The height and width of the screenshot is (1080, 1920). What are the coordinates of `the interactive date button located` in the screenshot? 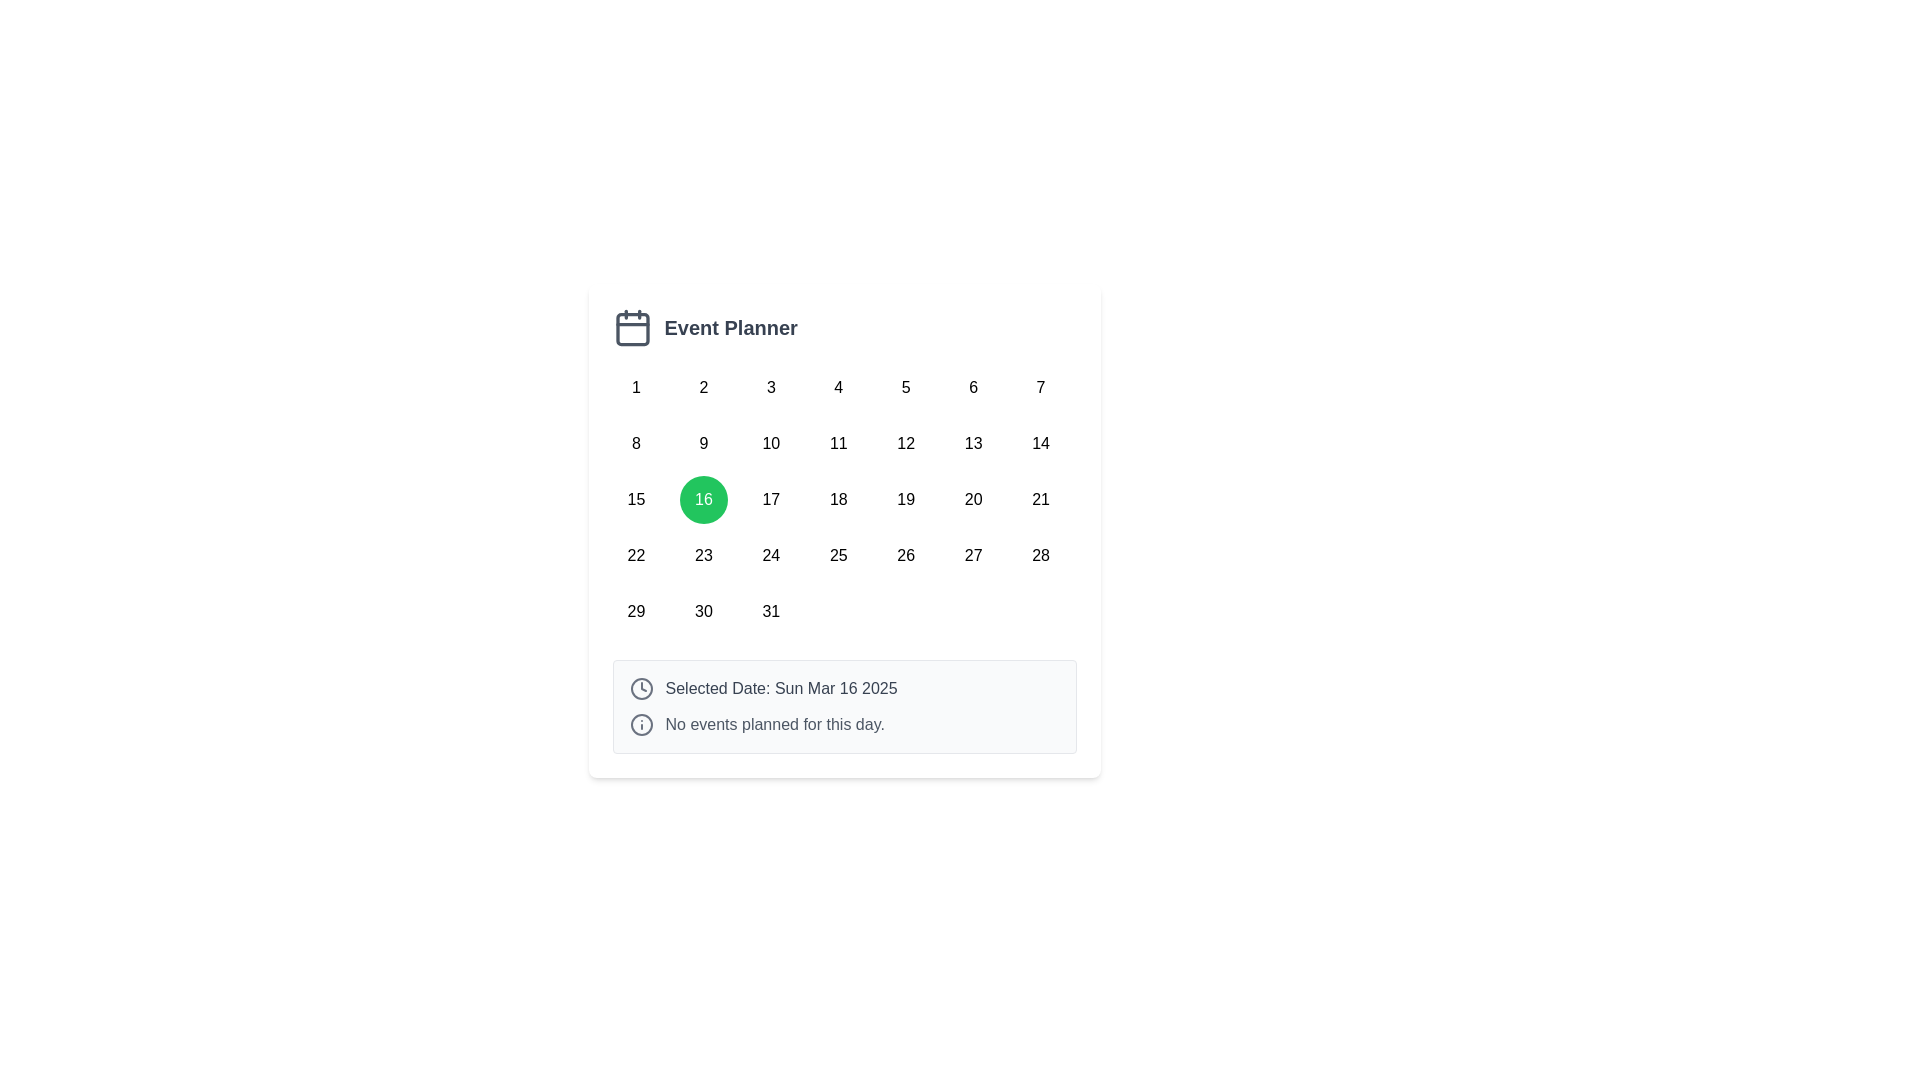 It's located at (770, 388).